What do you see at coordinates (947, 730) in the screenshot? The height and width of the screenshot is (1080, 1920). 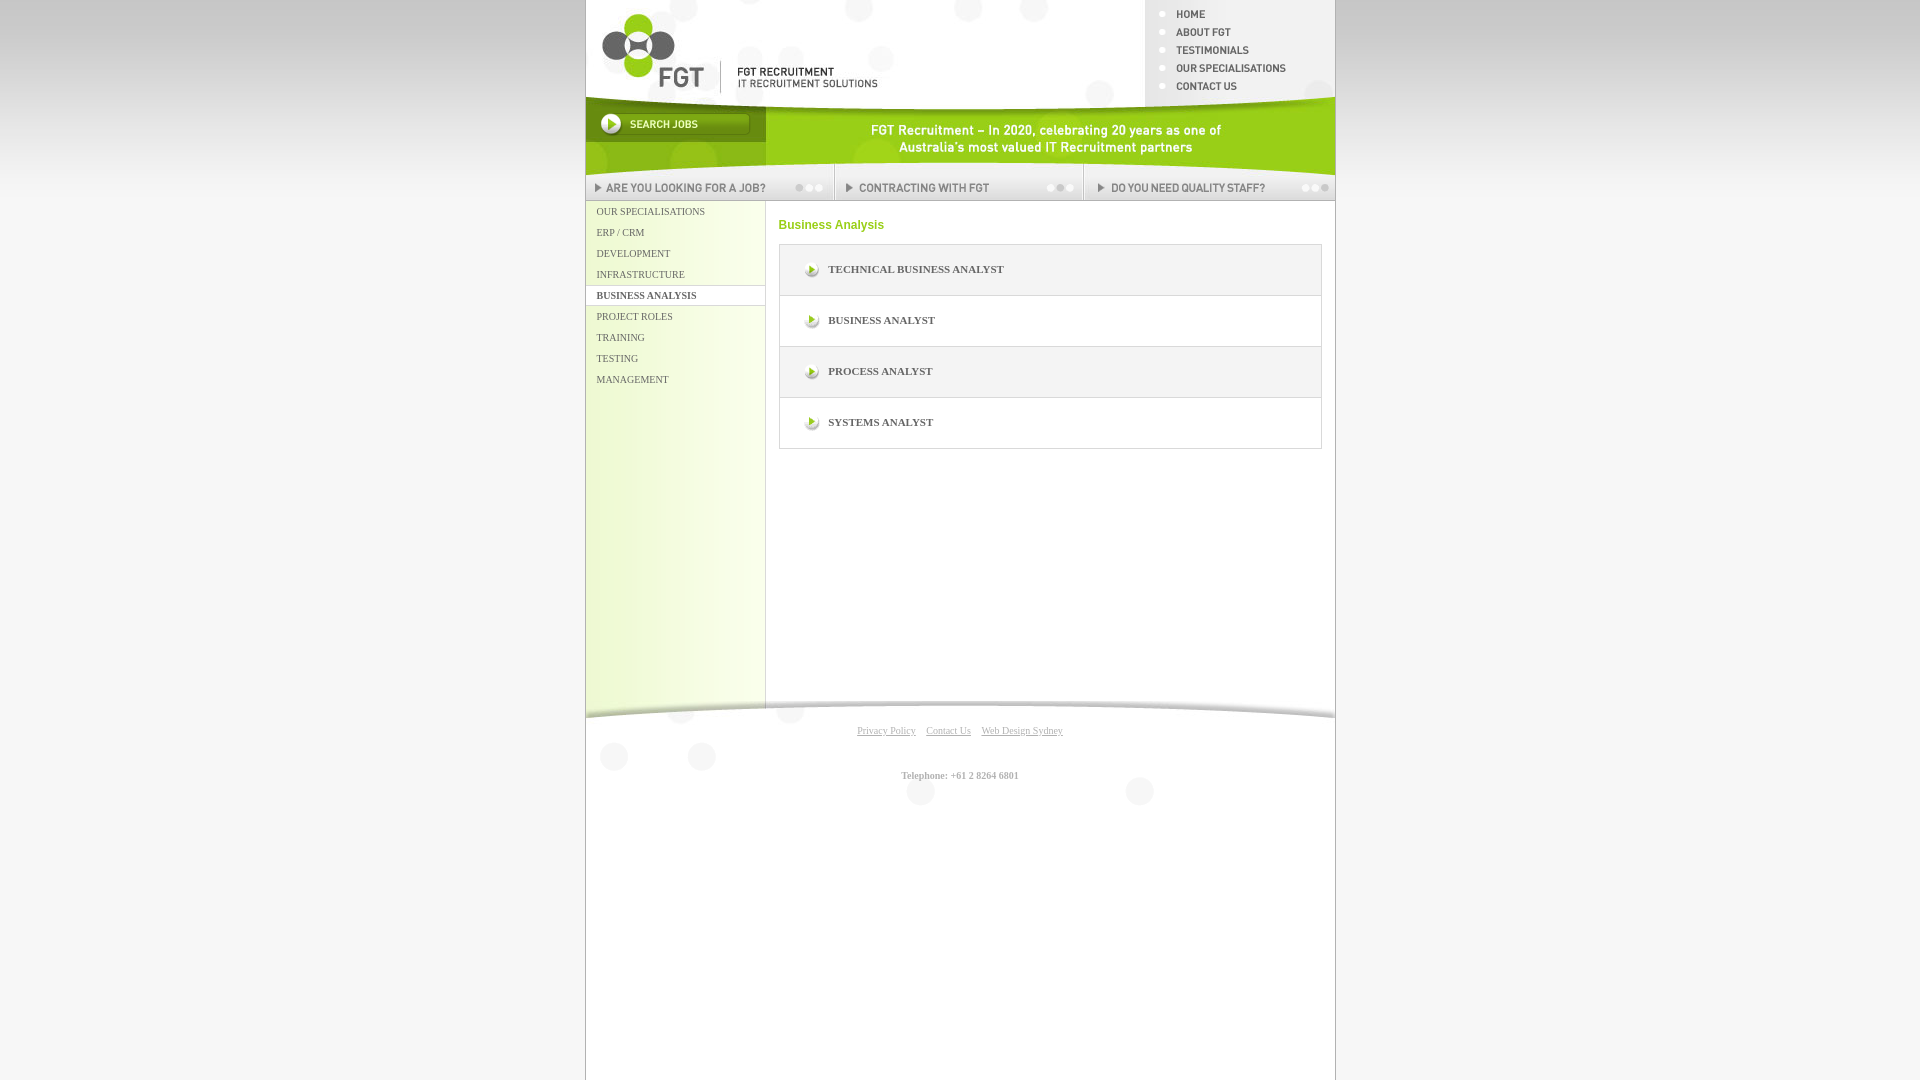 I see `'Contact Us'` at bounding box center [947, 730].